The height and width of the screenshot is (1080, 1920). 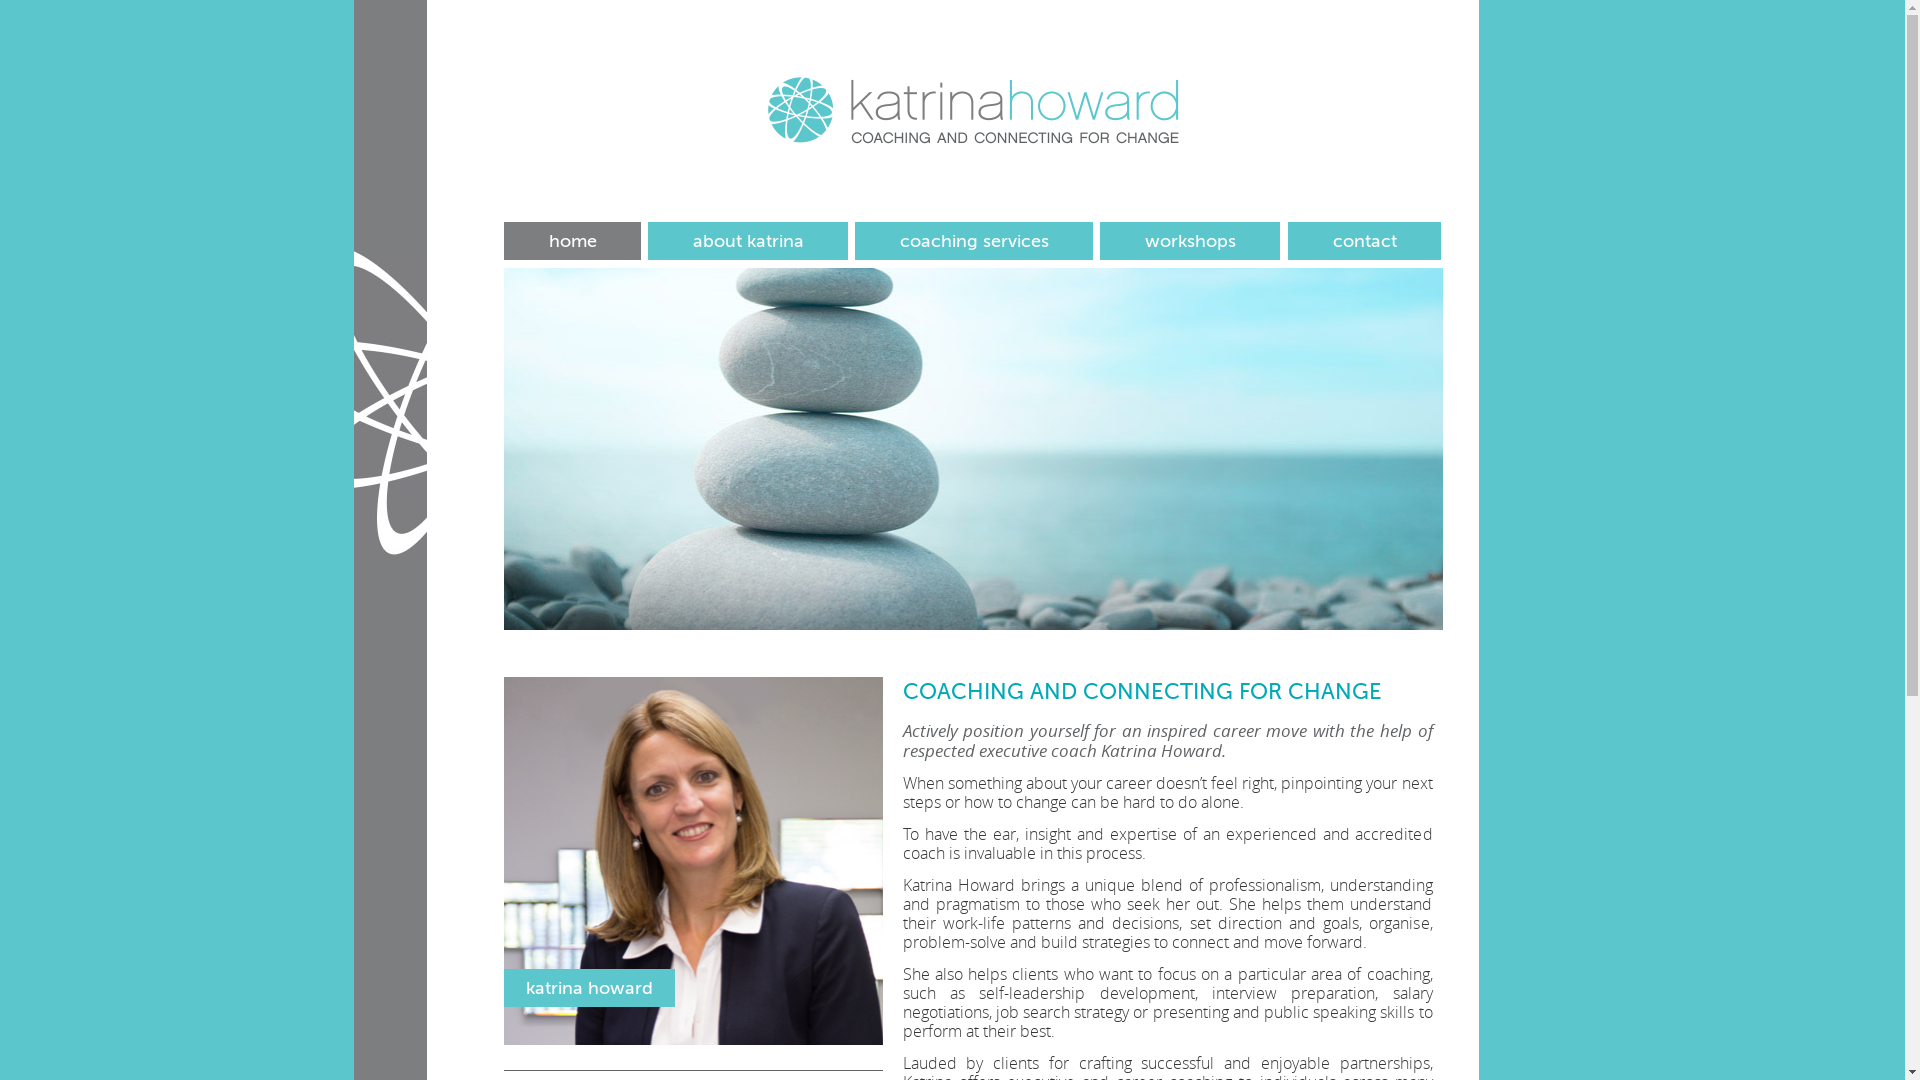 I want to click on 'contact', so click(x=1363, y=239).